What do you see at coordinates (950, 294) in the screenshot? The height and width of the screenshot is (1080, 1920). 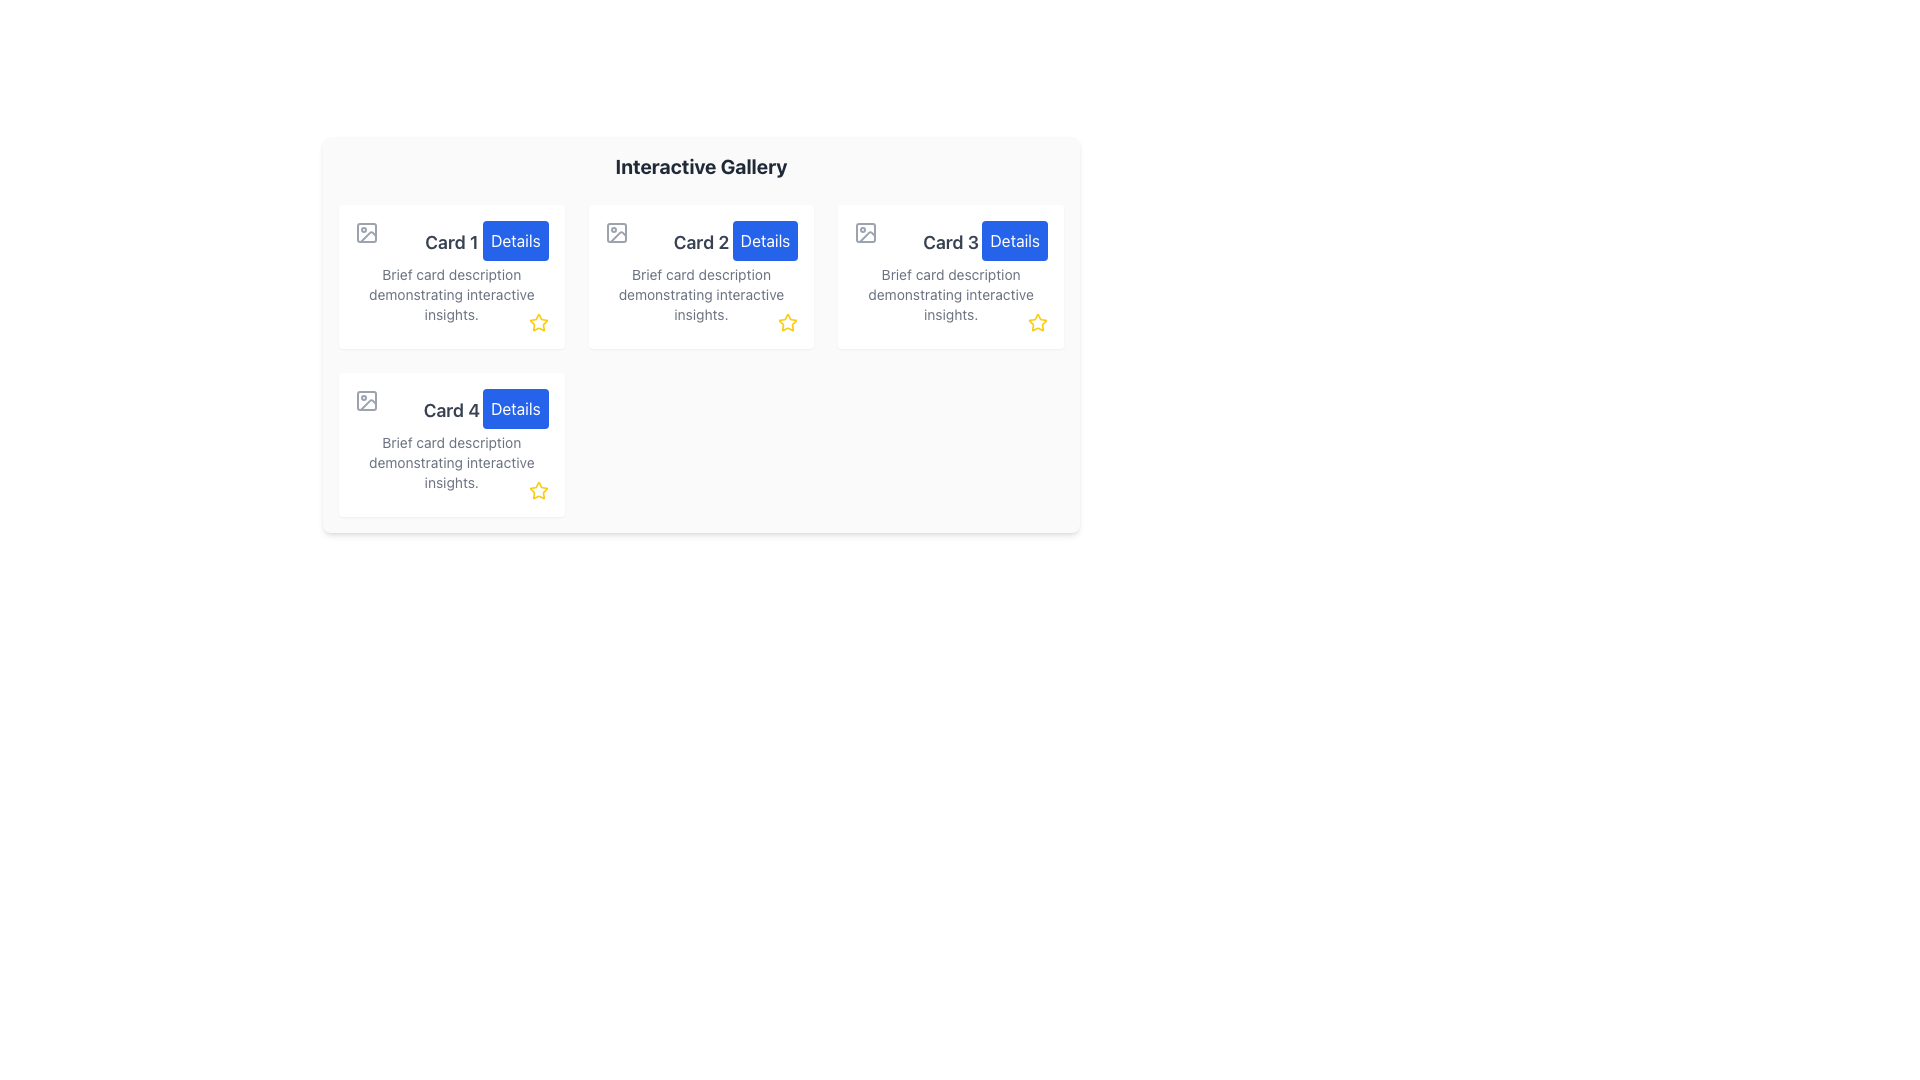 I see `the text label displaying a brief description related to 'Card 3' located below the 'Card 3' title within the 'Interactive Gallery.'` at bounding box center [950, 294].